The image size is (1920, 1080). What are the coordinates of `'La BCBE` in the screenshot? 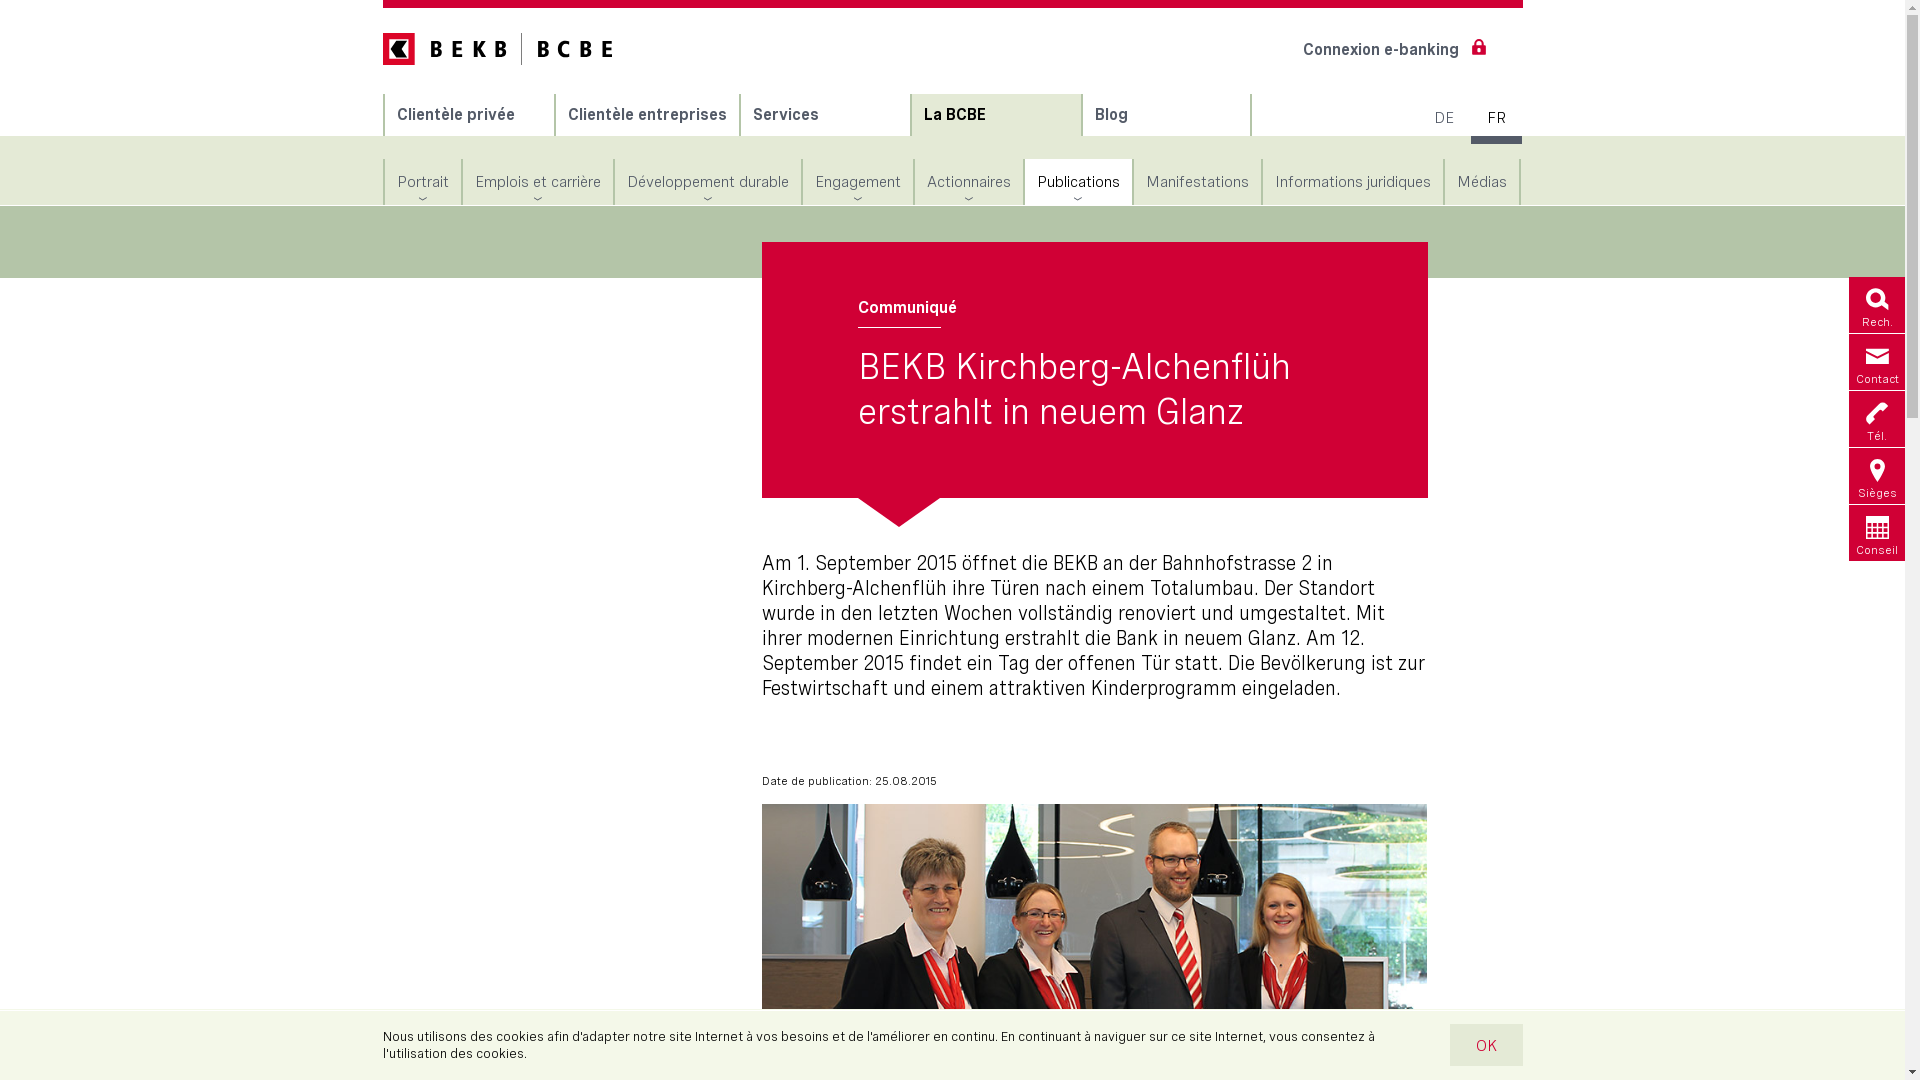 It's located at (911, 115).